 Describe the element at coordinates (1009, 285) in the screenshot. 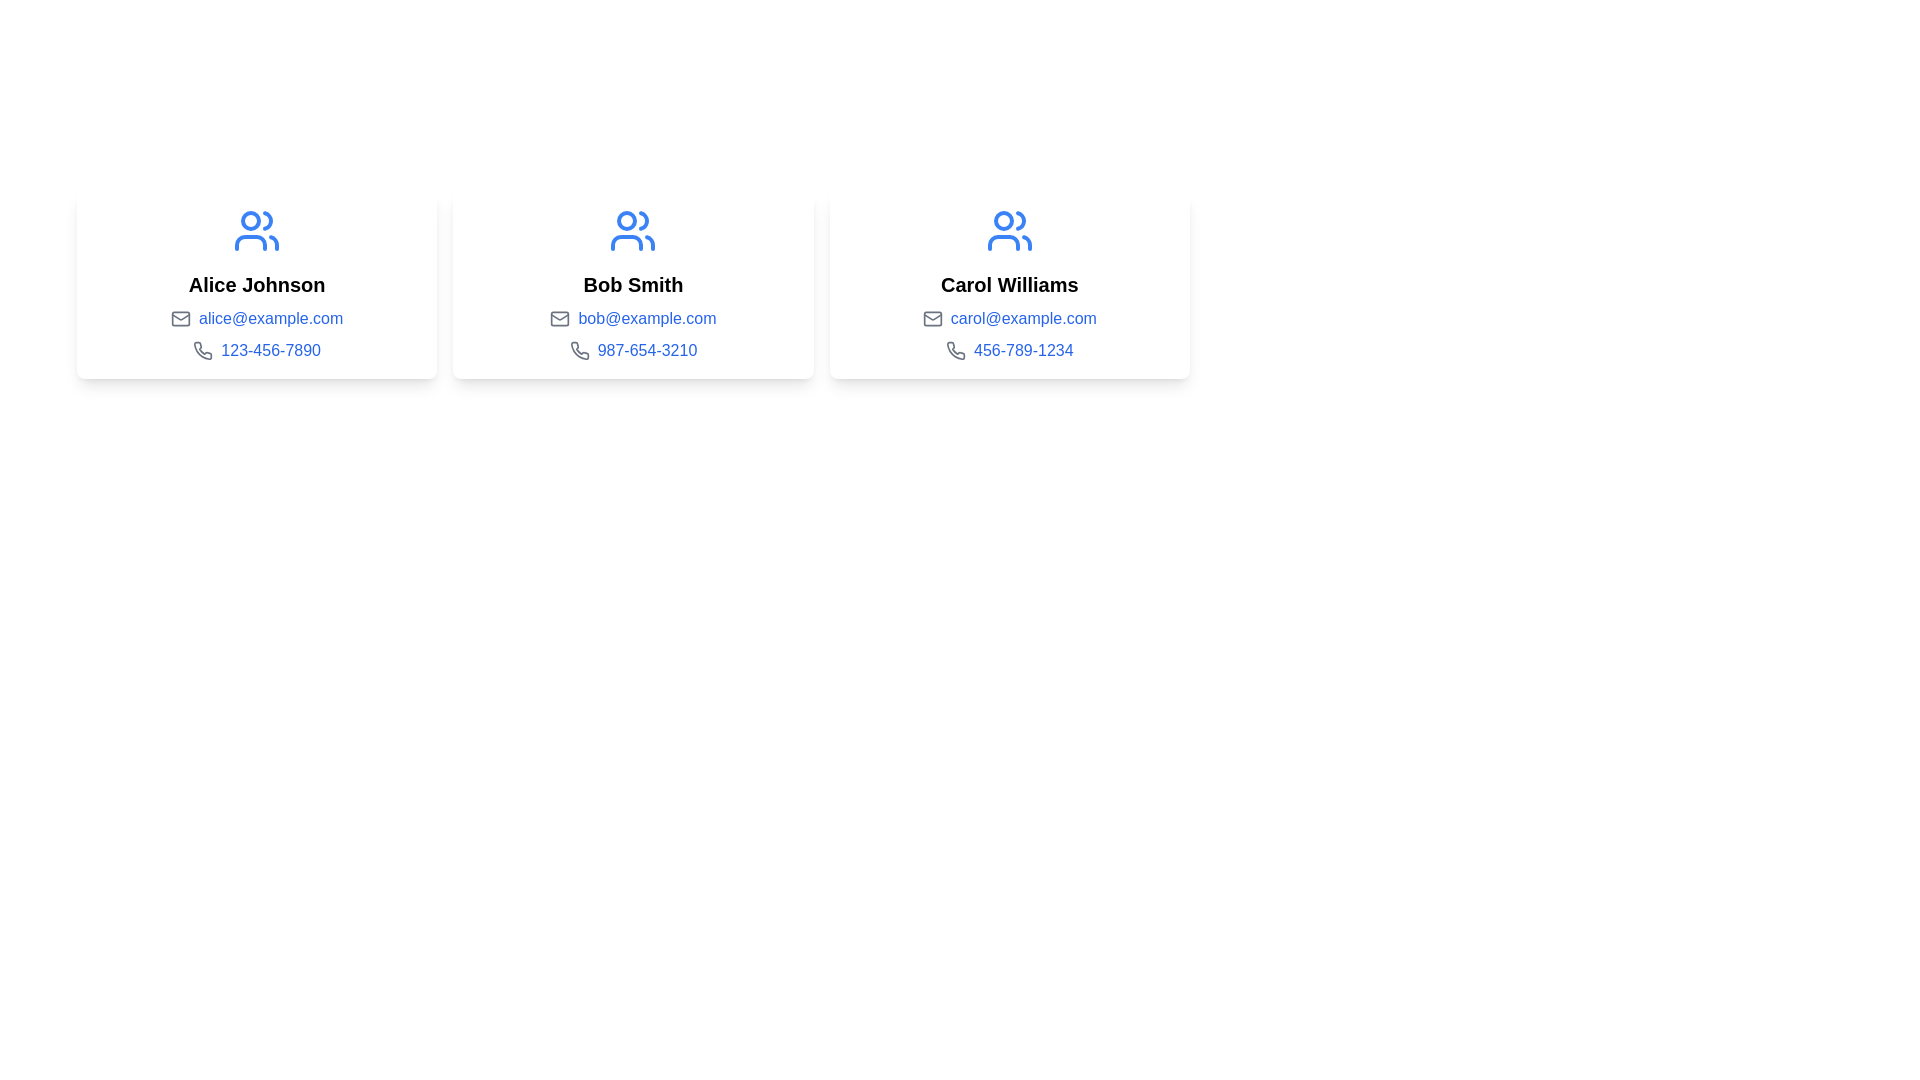

I see `the text label displaying 'Carol Williams' in the third card from the left, to associate its content with other elements in the same card` at that location.